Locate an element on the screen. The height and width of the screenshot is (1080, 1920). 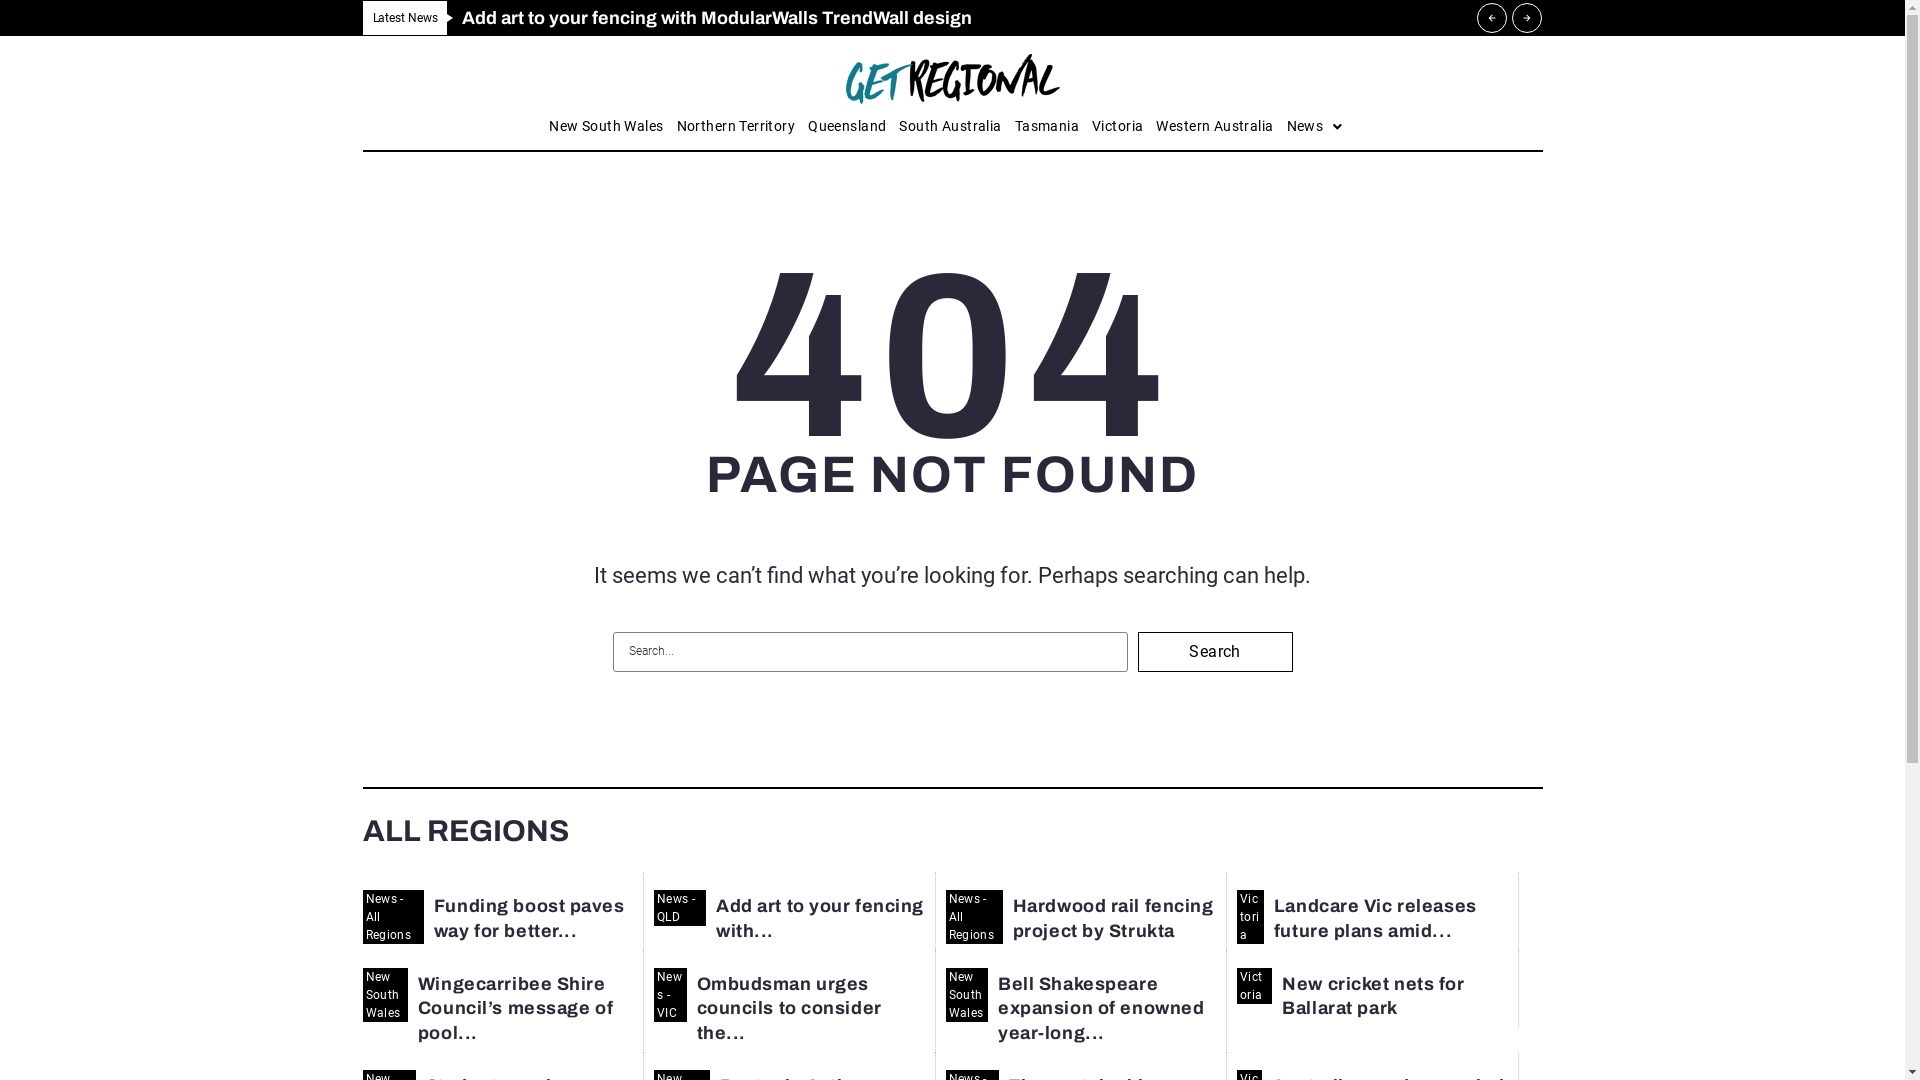
'Queensland' is located at coordinates (846, 126).